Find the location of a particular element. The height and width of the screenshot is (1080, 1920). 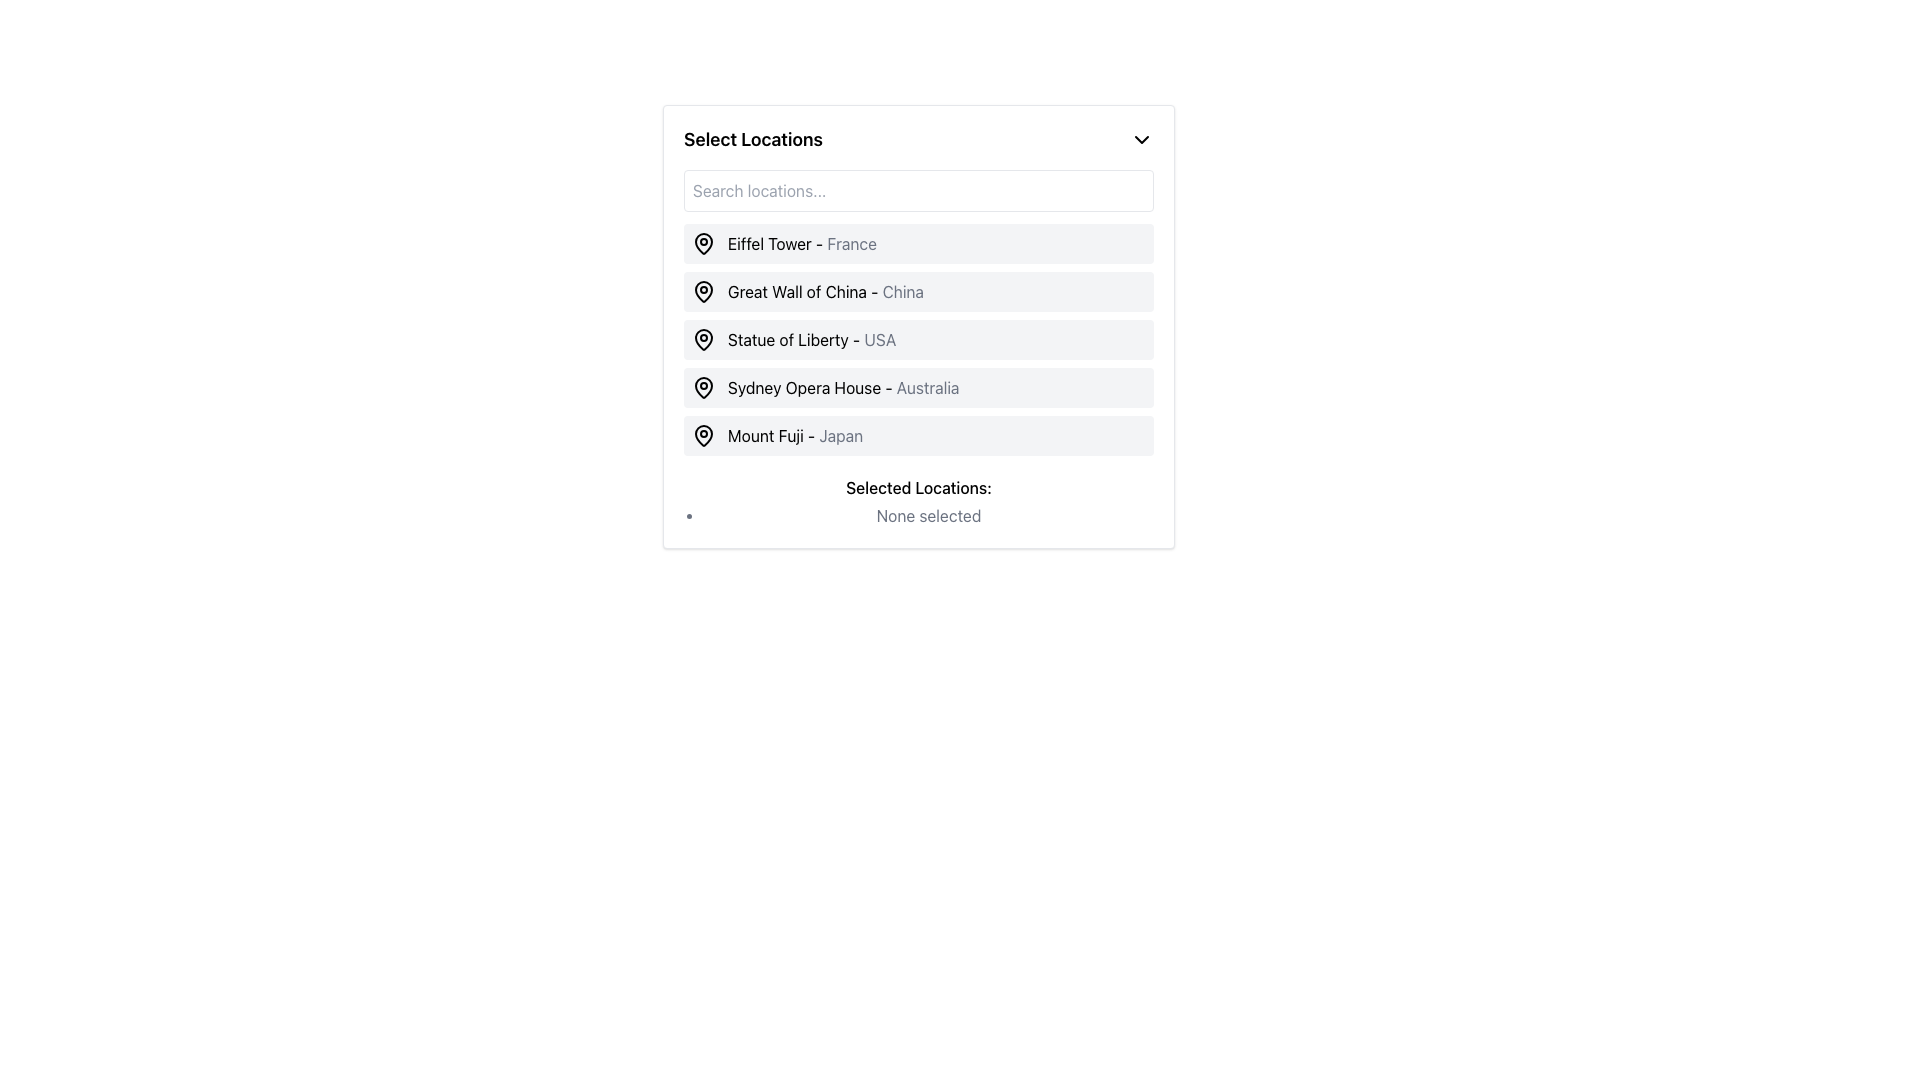

the pin icon associated with 'Mount Fuji - Japan' in the 'Select Locations' panel, which is the fifth item in the list is located at coordinates (704, 434).